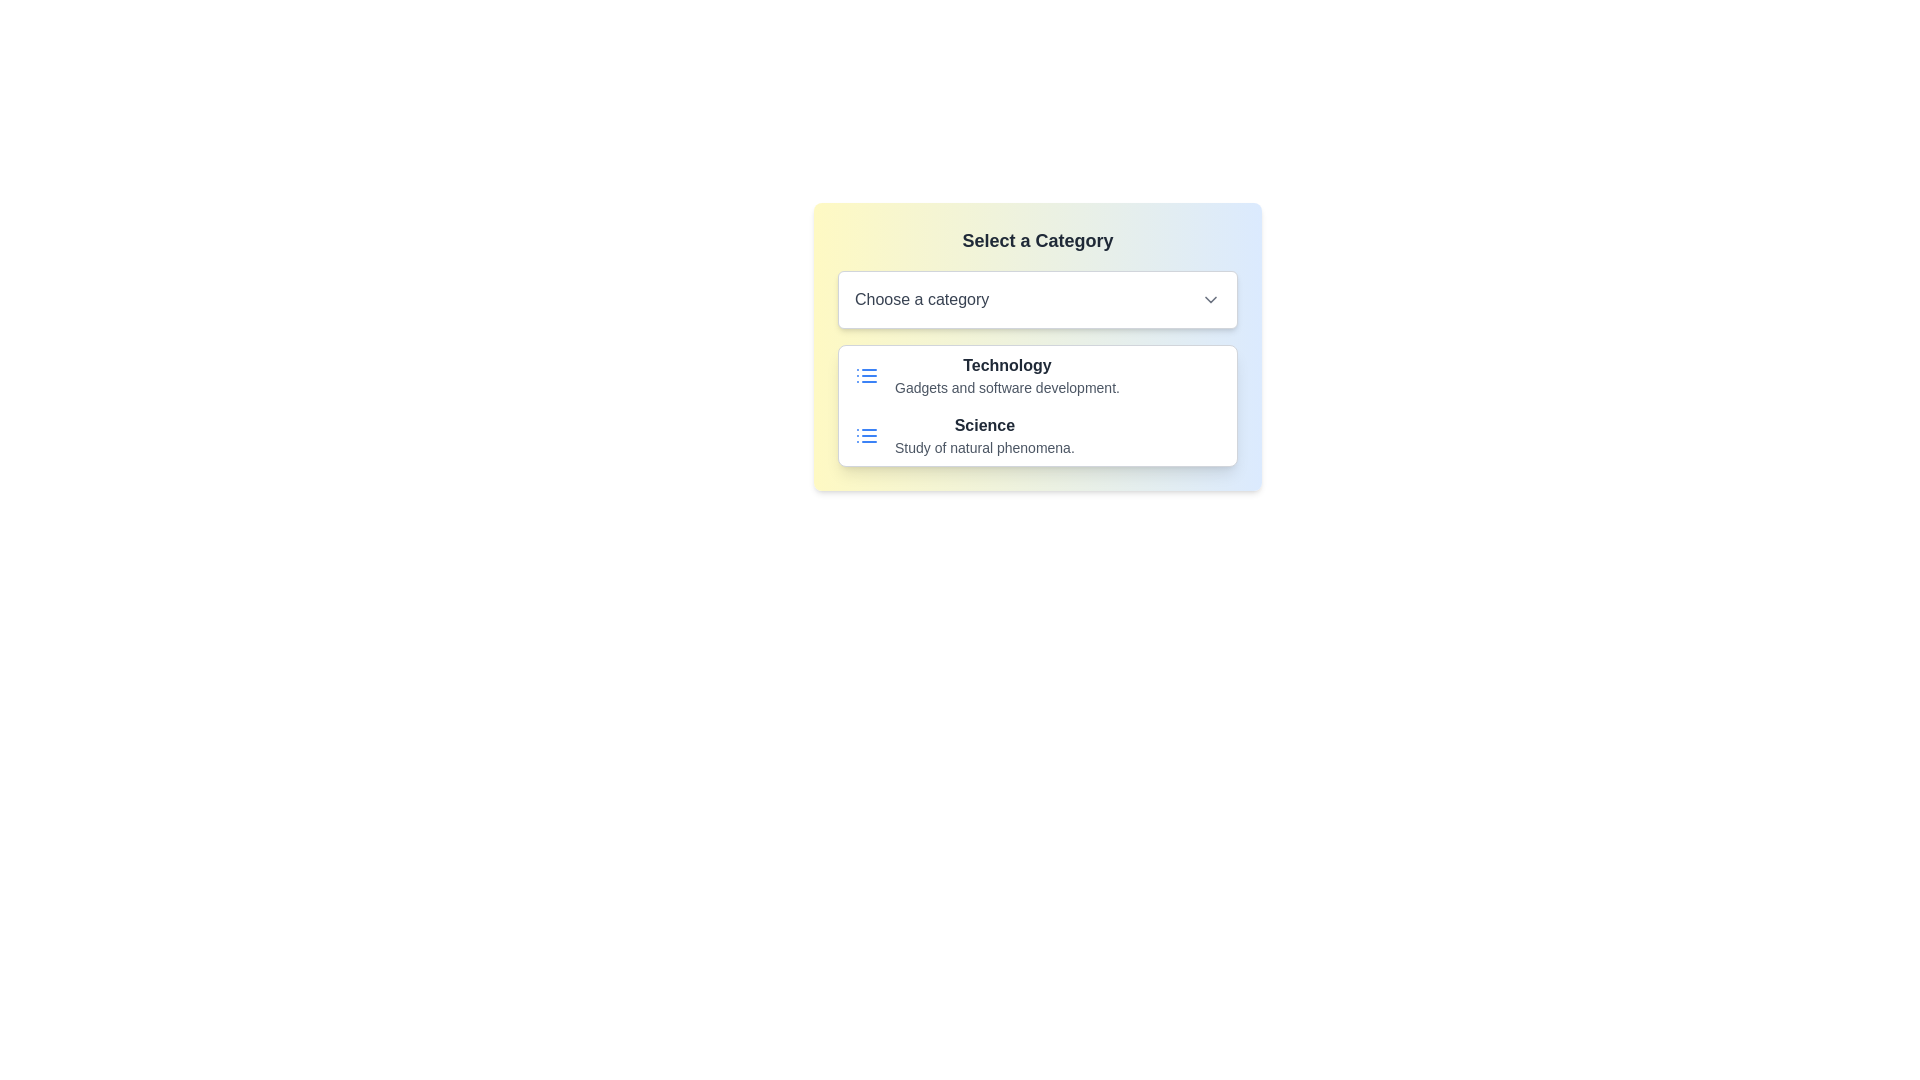 This screenshot has height=1080, width=1920. I want to click on the List Item labeled 'Technology' which displays a title in bold dark gray text and a subtitle in lighter gray text, accompanied by a blue list icon, so click(1037, 375).